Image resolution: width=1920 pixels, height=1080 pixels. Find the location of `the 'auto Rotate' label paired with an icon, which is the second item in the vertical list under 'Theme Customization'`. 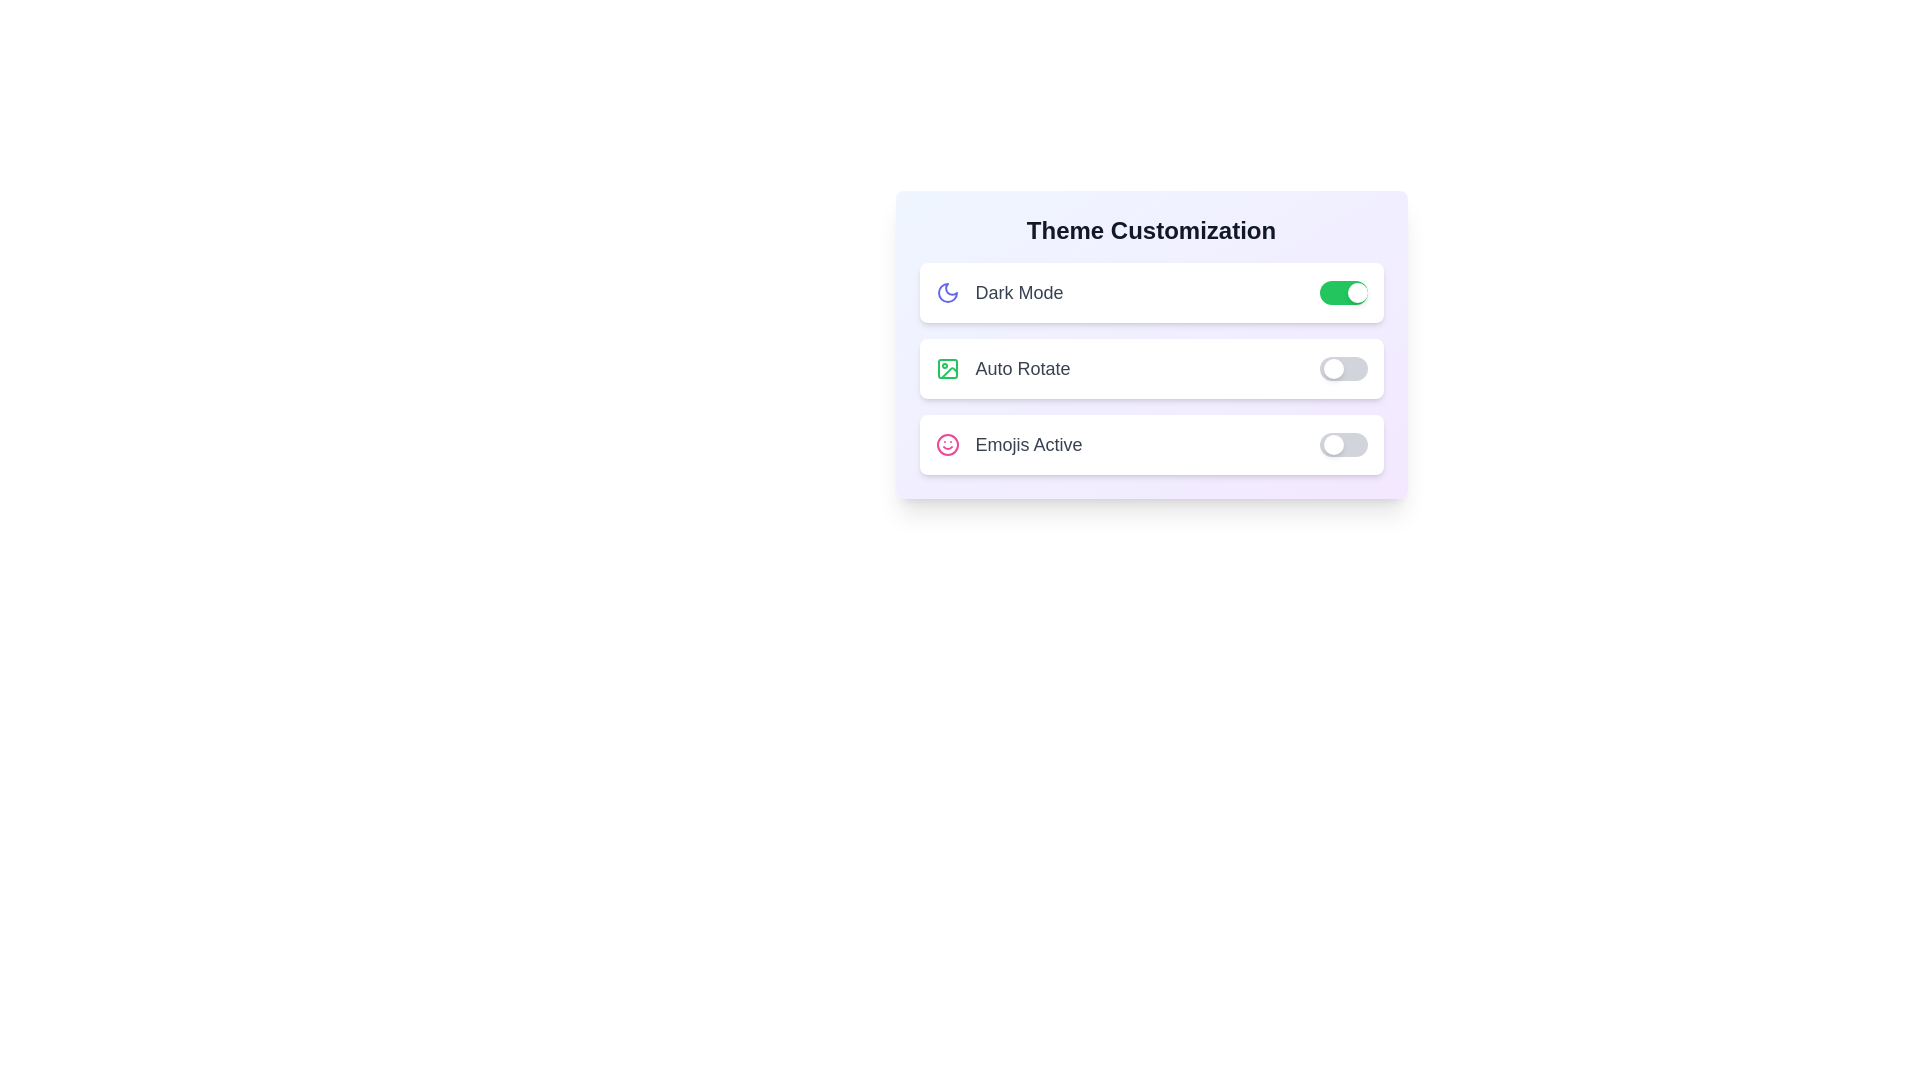

the 'auto Rotate' label paired with an icon, which is the second item in the vertical list under 'Theme Customization' is located at coordinates (1003, 369).